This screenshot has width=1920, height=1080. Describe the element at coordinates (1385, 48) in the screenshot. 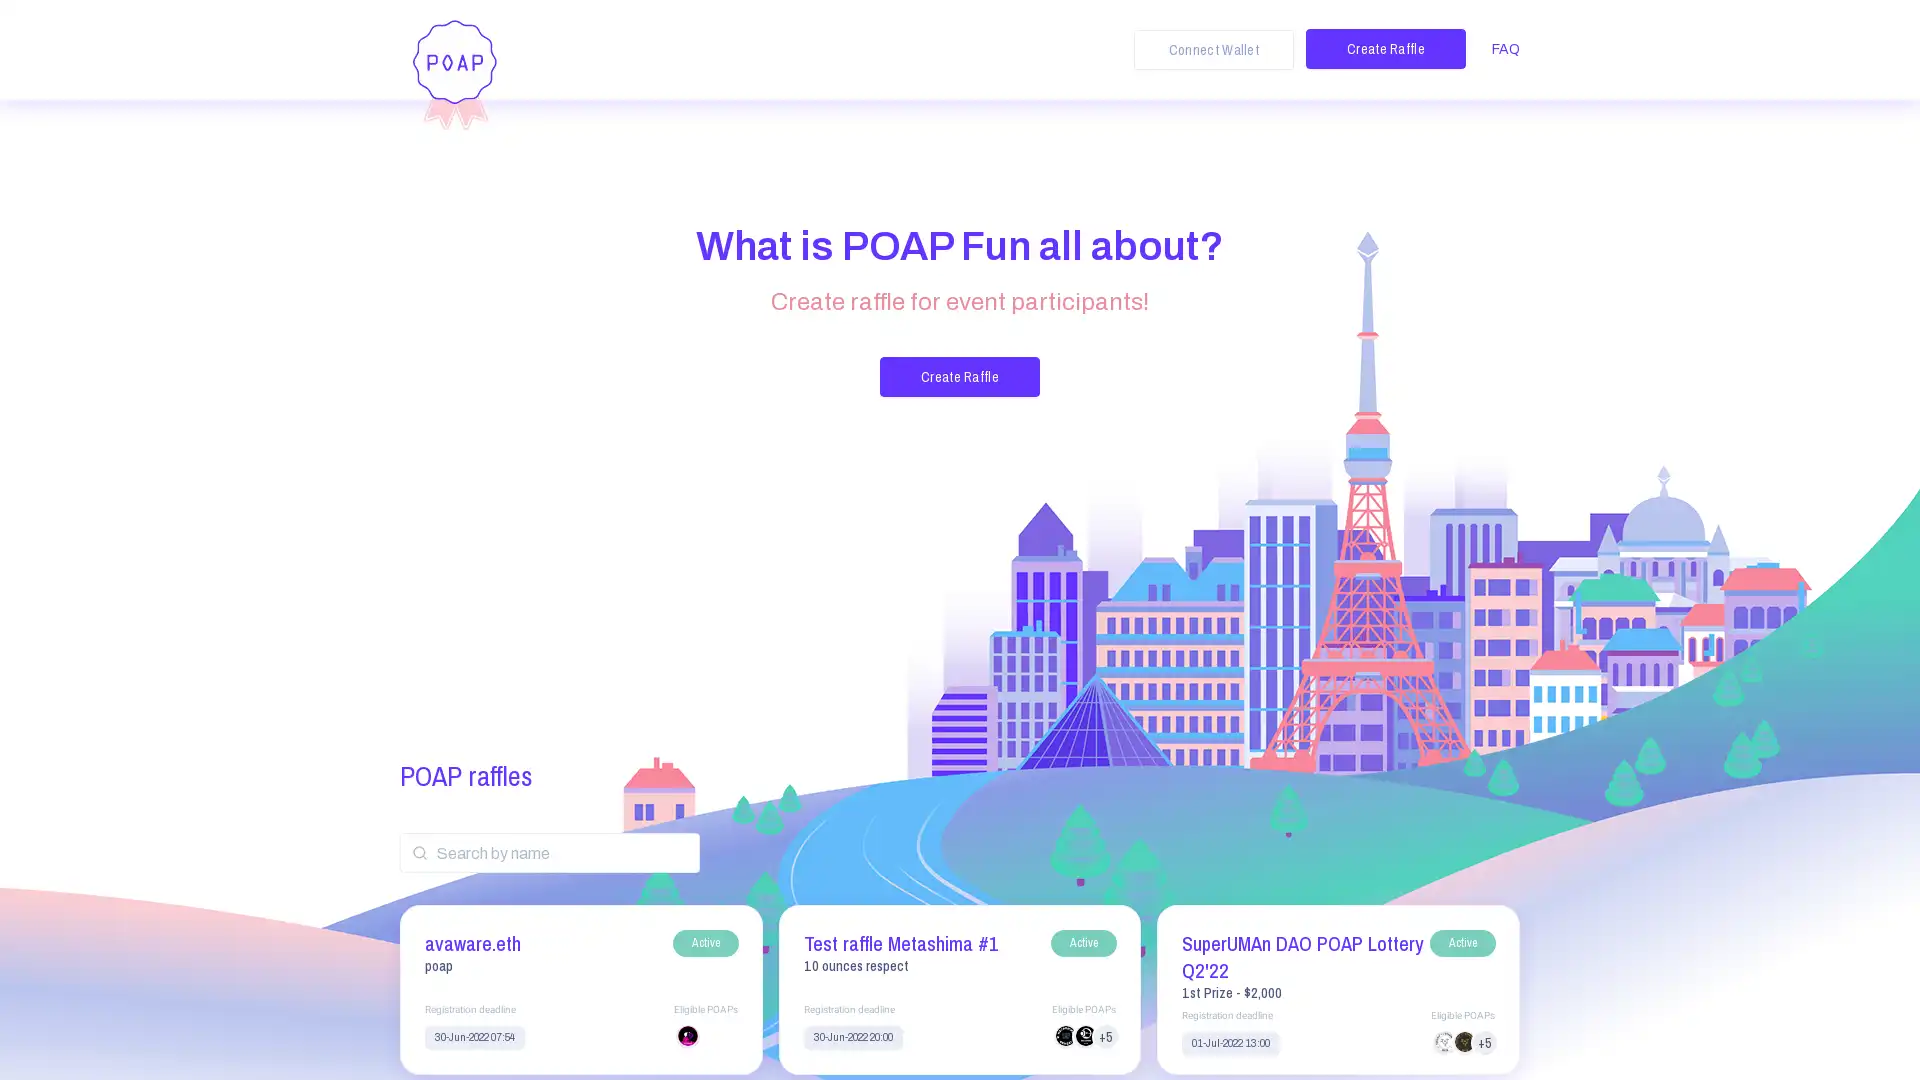

I see `Create Raffle` at that location.